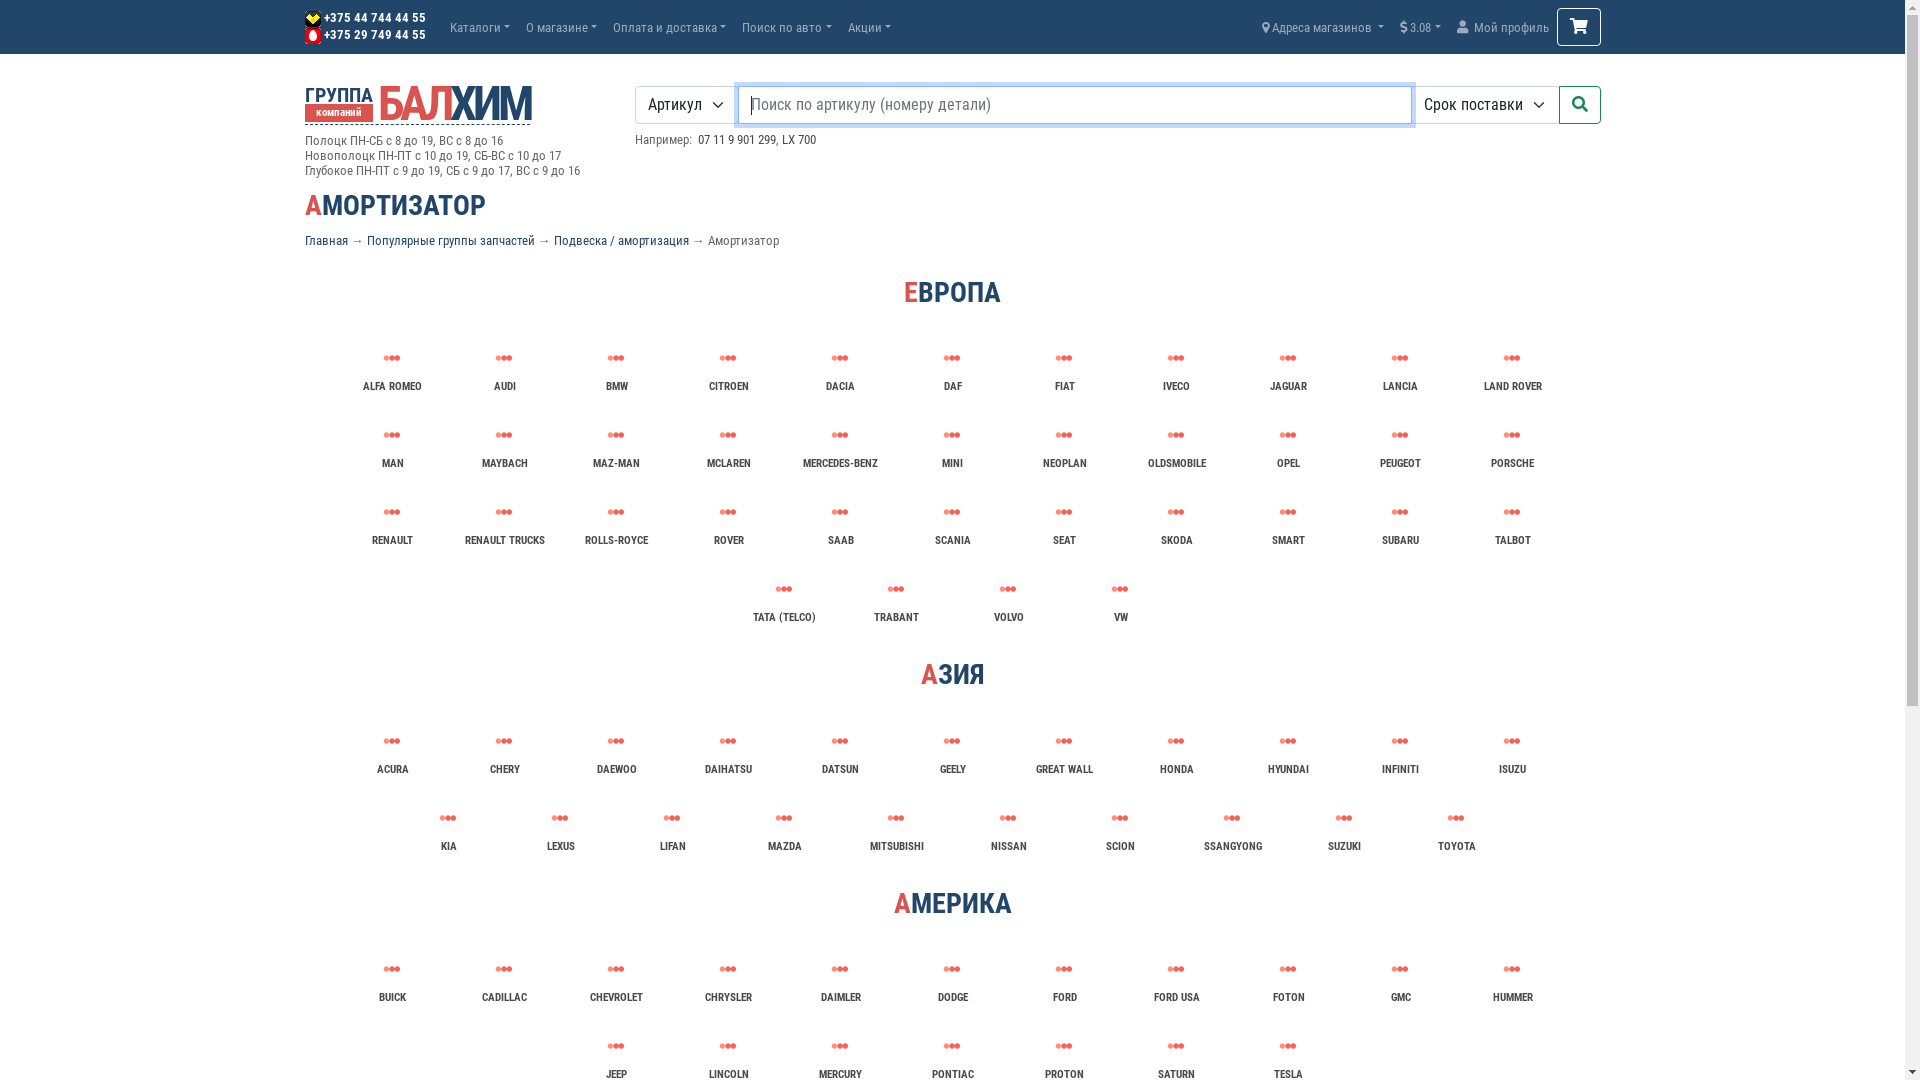 This screenshot has height=1080, width=1920. Describe the element at coordinates (372, 967) in the screenshot. I see `'BUICK'` at that location.